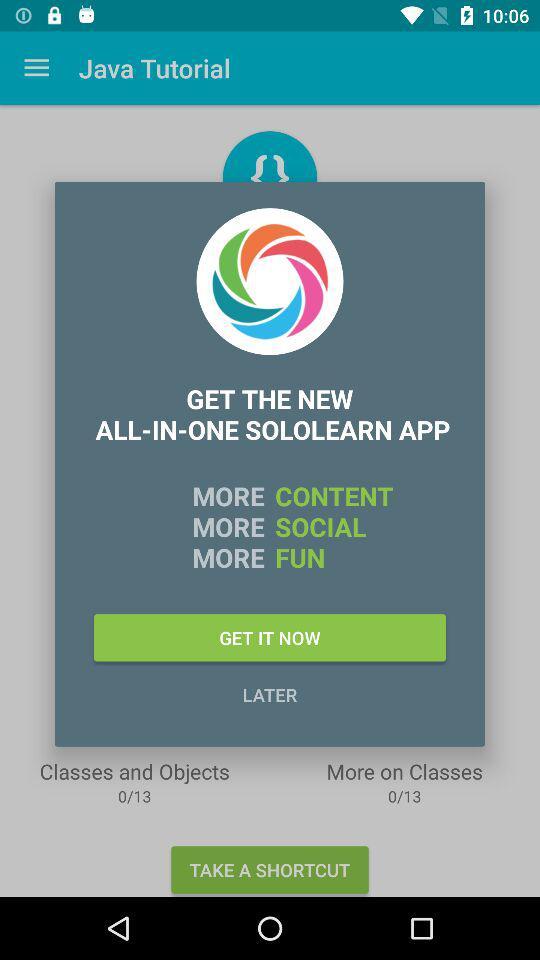 The width and height of the screenshot is (540, 960). Describe the element at coordinates (270, 636) in the screenshot. I see `icon above later item` at that location.